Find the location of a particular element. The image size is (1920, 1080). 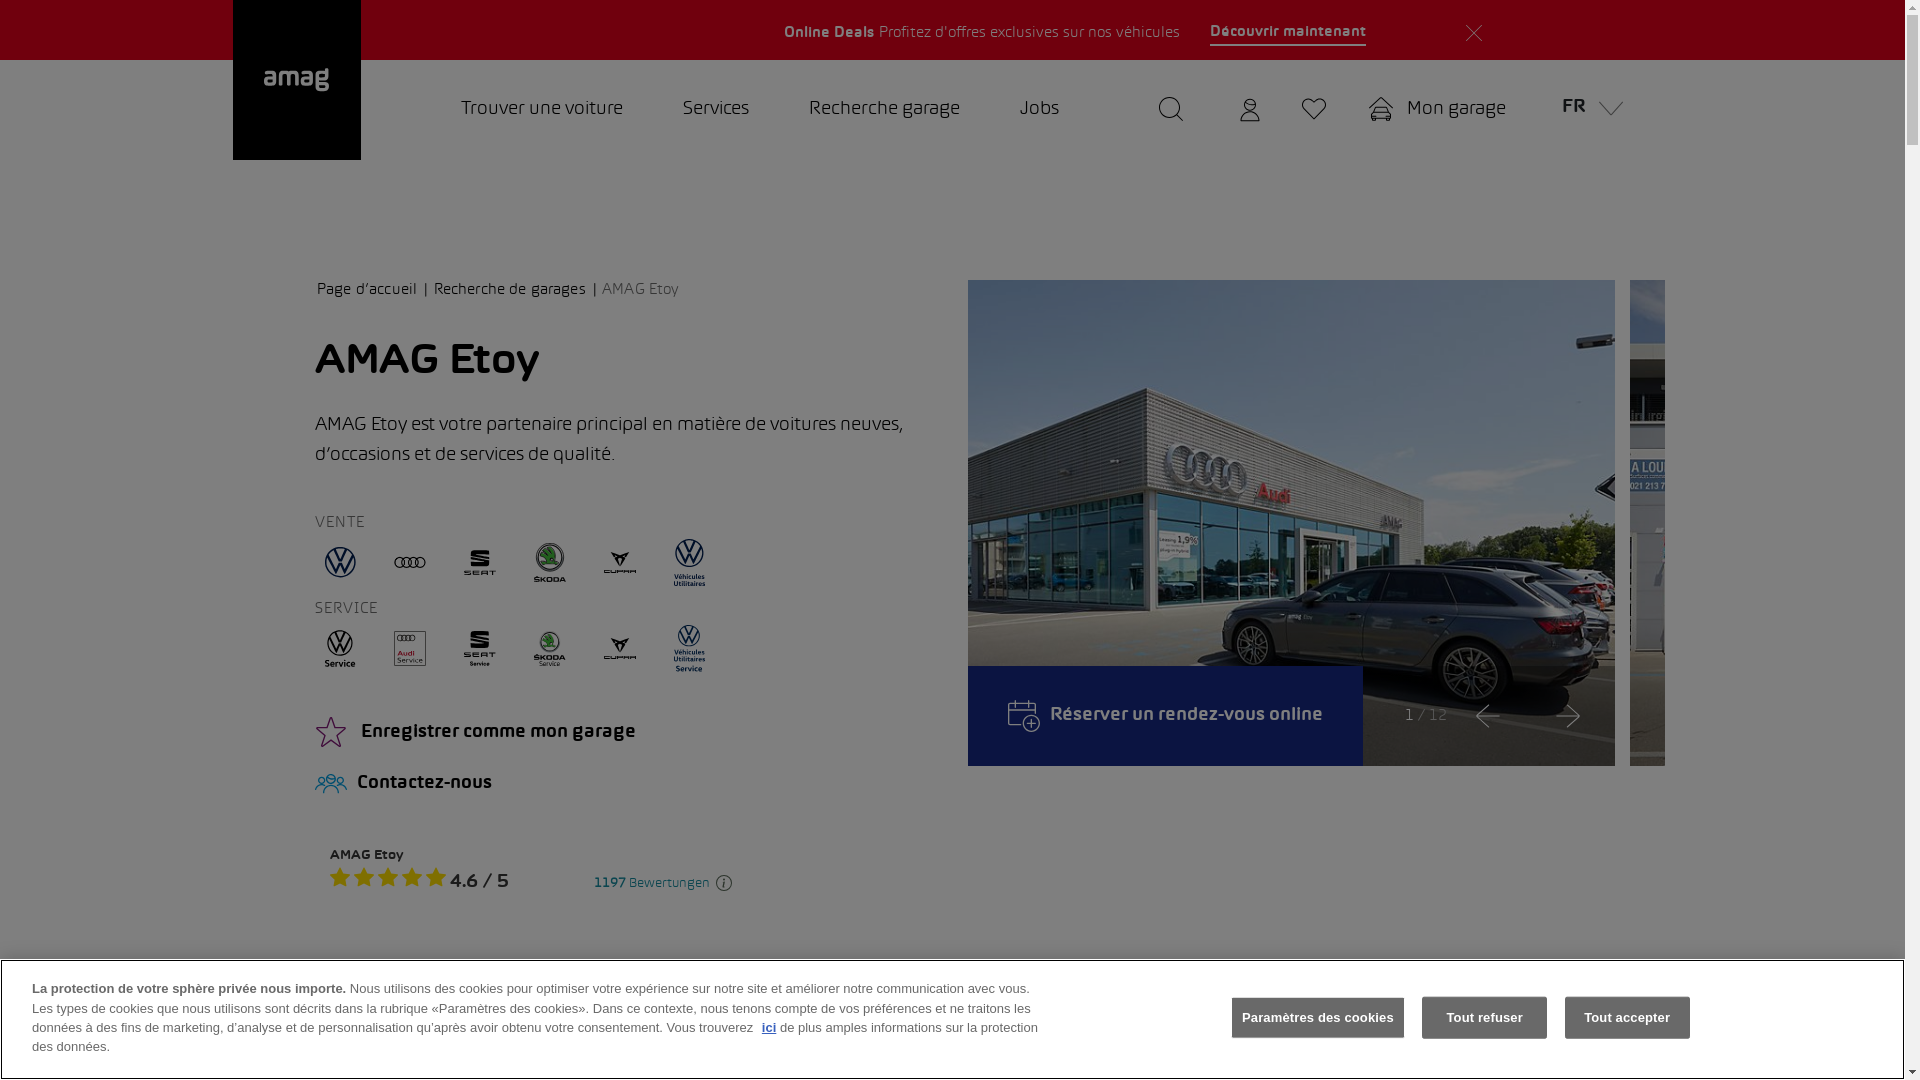

'Jobs' is located at coordinates (1039, 110).